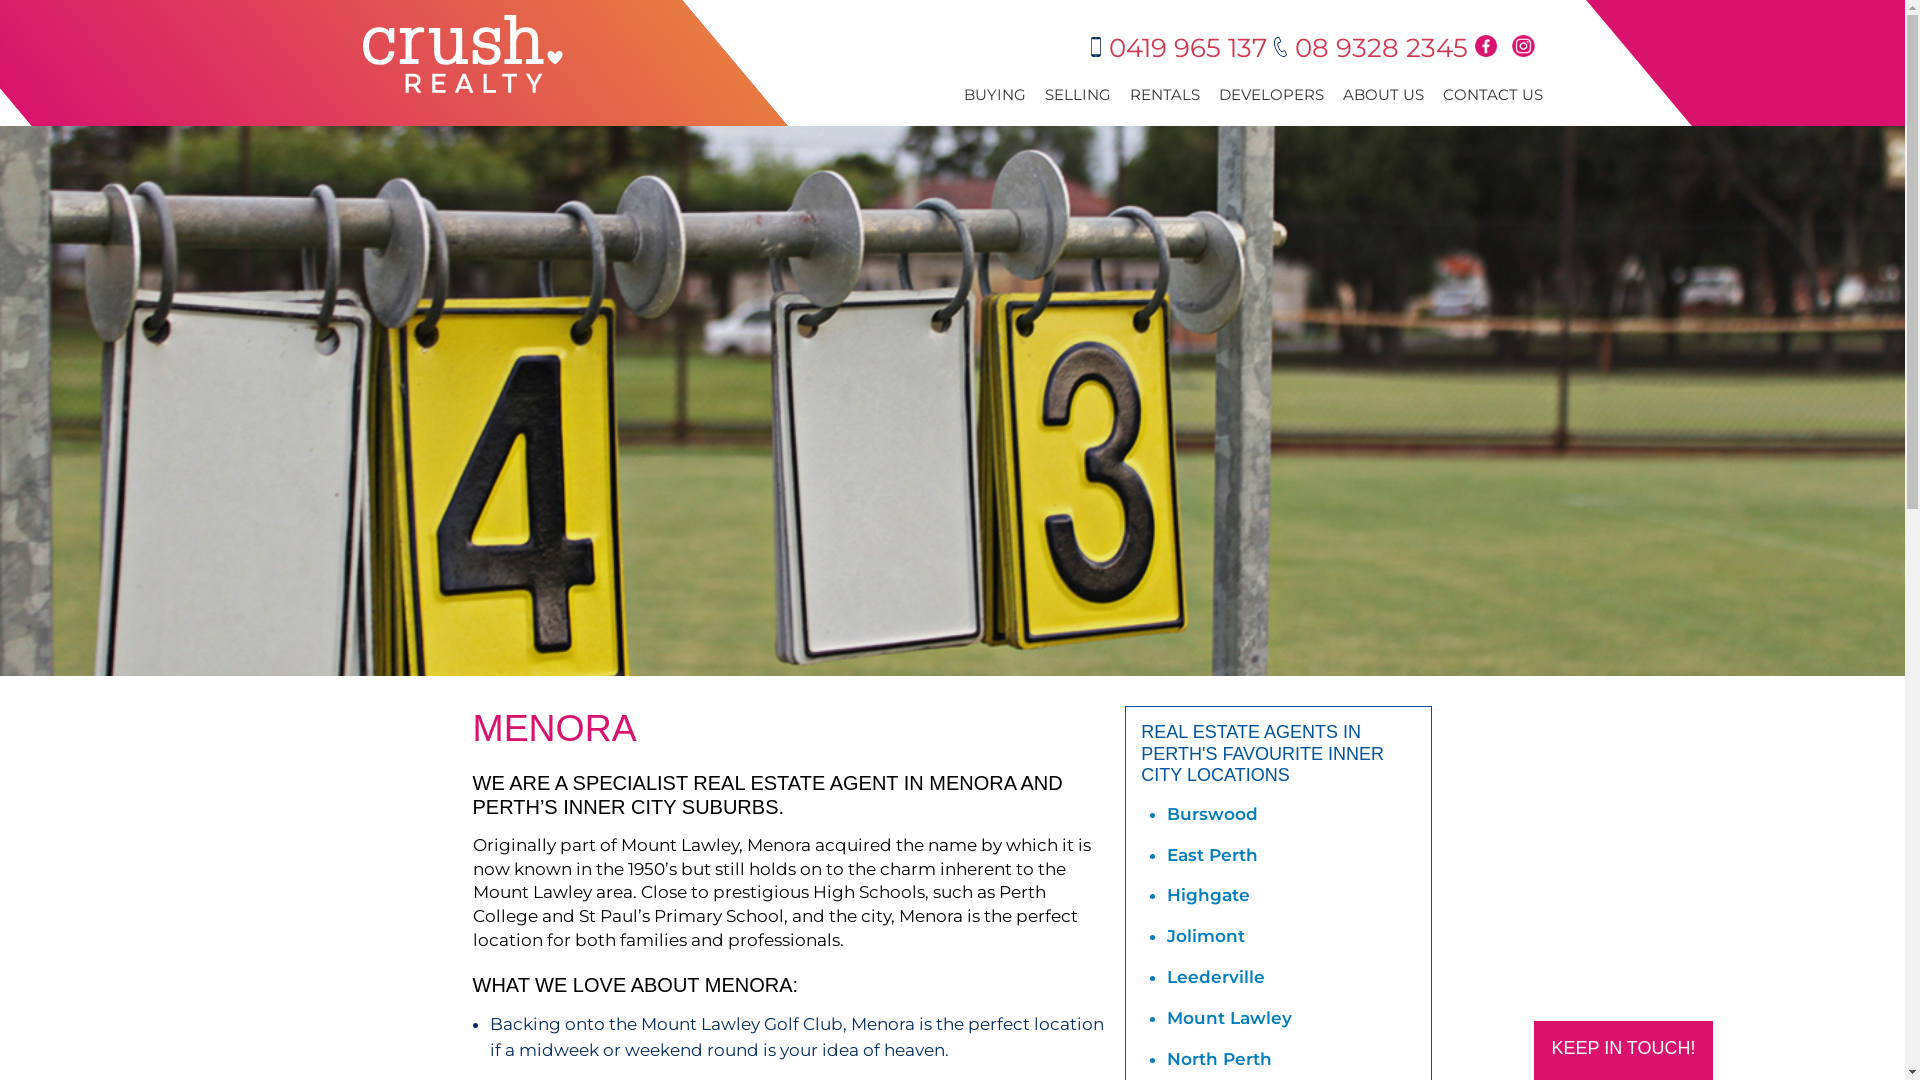 Image resolution: width=1920 pixels, height=1080 pixels. I want to click on '0419 965 137', so click(1182, 46).